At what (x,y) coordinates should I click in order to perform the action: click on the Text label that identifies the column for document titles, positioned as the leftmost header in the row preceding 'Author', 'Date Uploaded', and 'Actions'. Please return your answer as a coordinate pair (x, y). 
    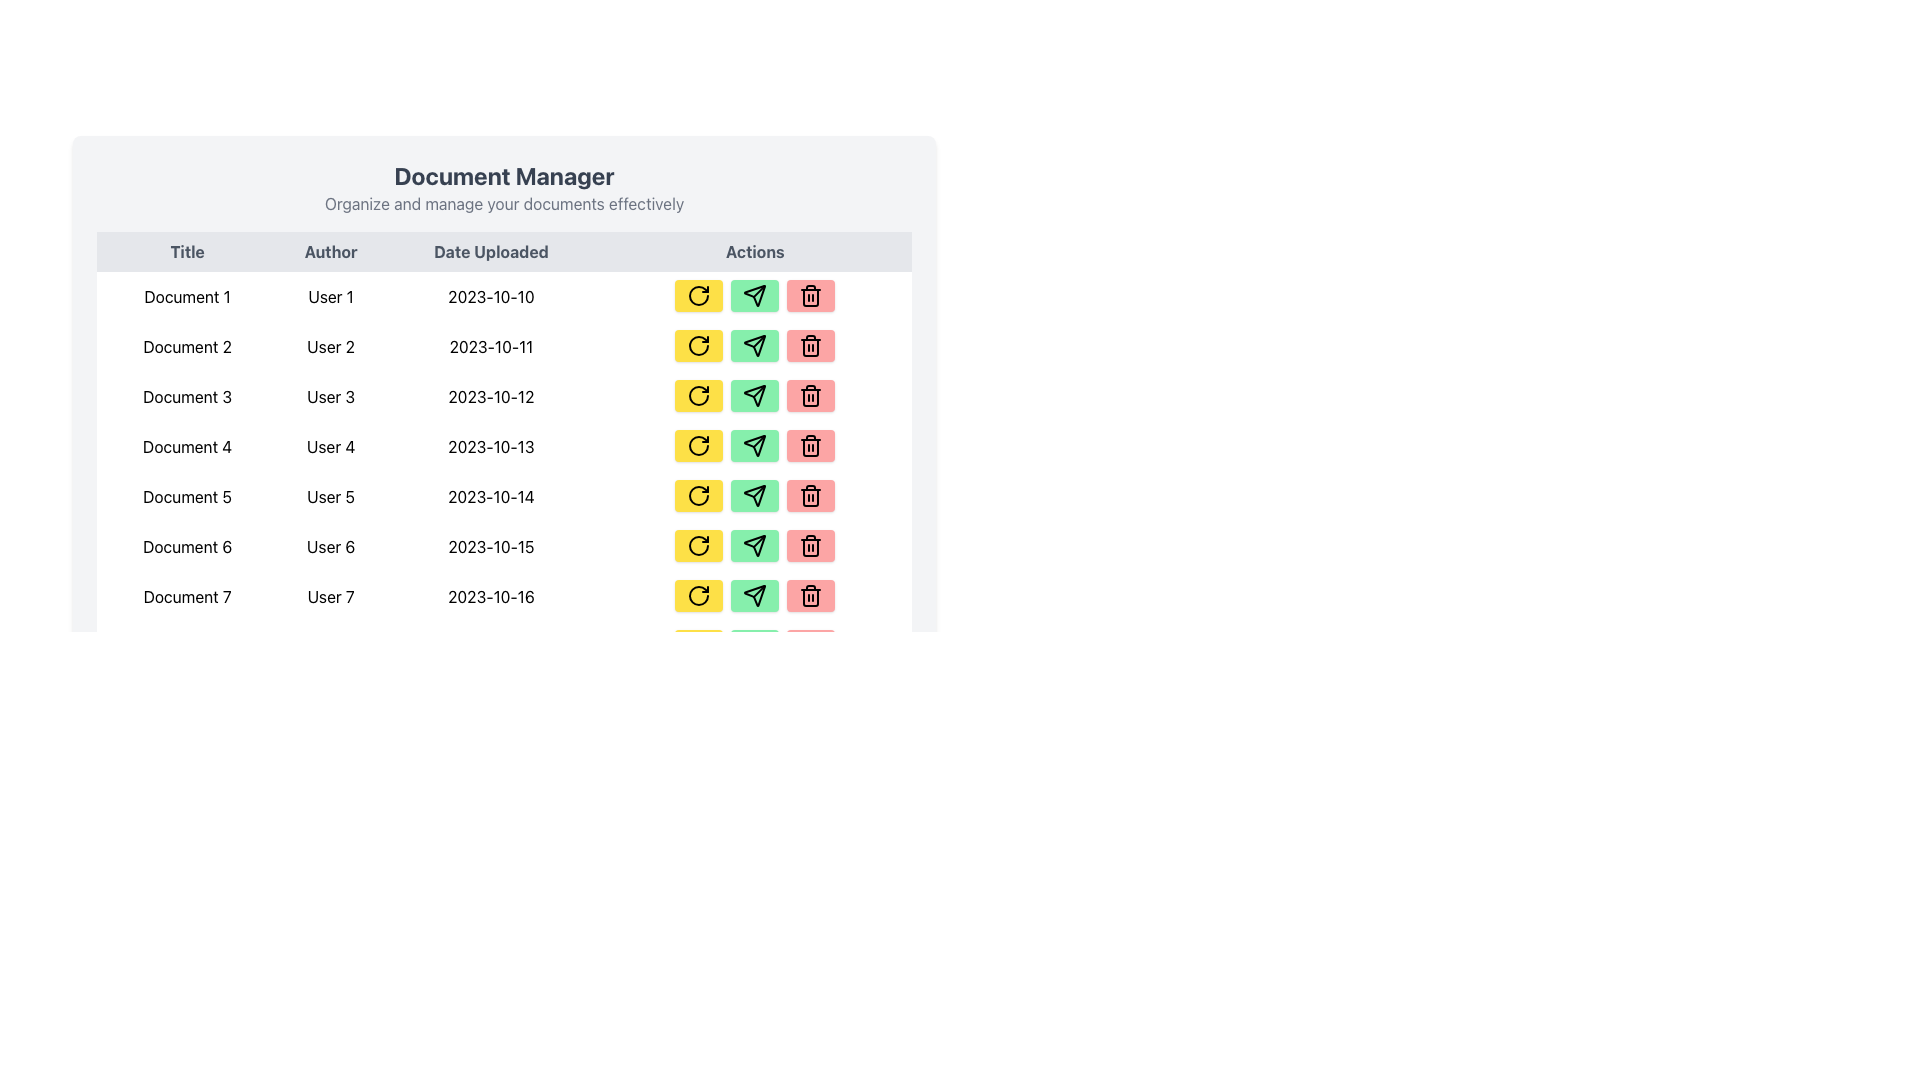
    Looking at the image, I should click on (187, 250).